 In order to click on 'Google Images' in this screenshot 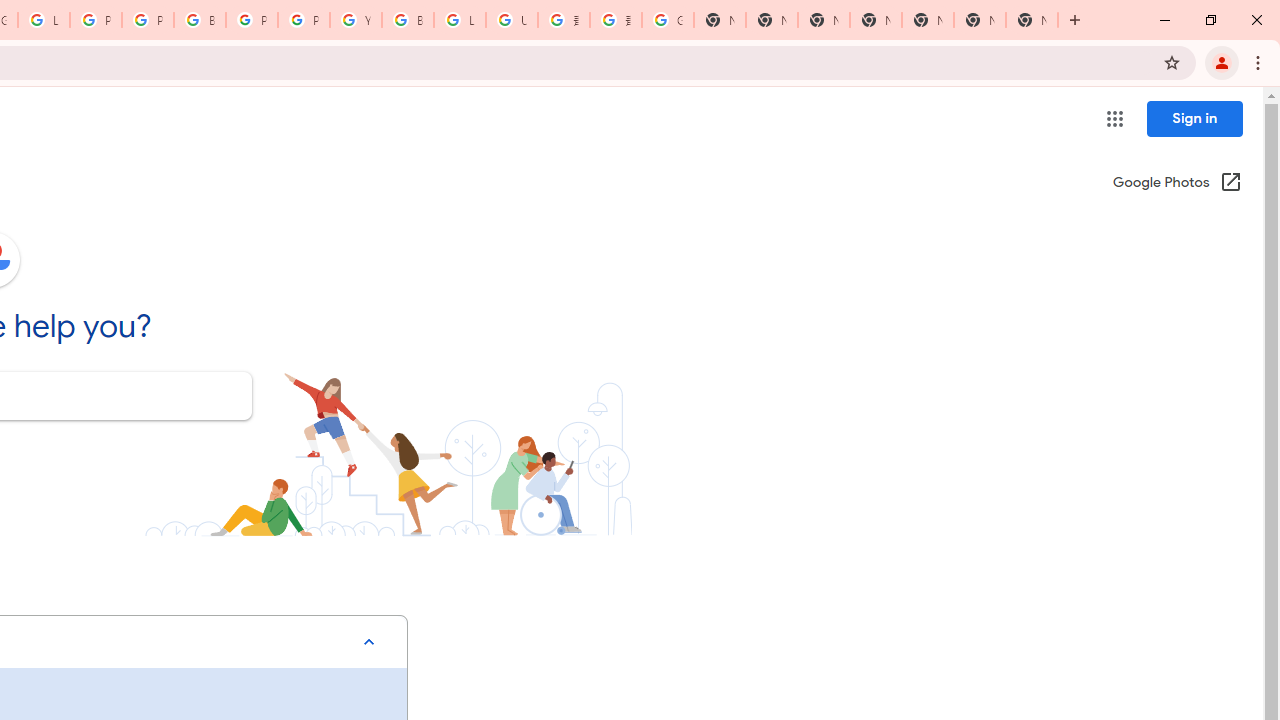, I will do `click(668, 20)`.